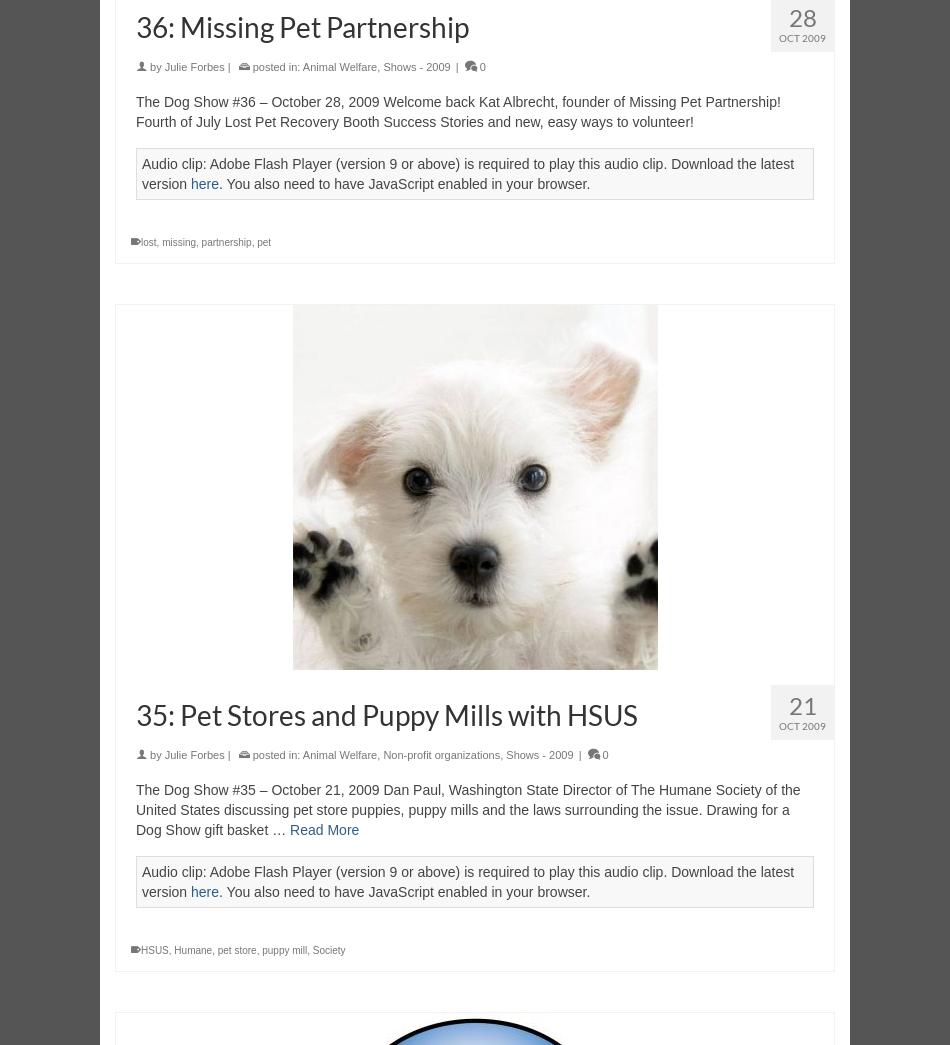 Image resolution: width=950 pixels, height=1045 pixels. I want to click on 'puppy mill', so click(261, 949).